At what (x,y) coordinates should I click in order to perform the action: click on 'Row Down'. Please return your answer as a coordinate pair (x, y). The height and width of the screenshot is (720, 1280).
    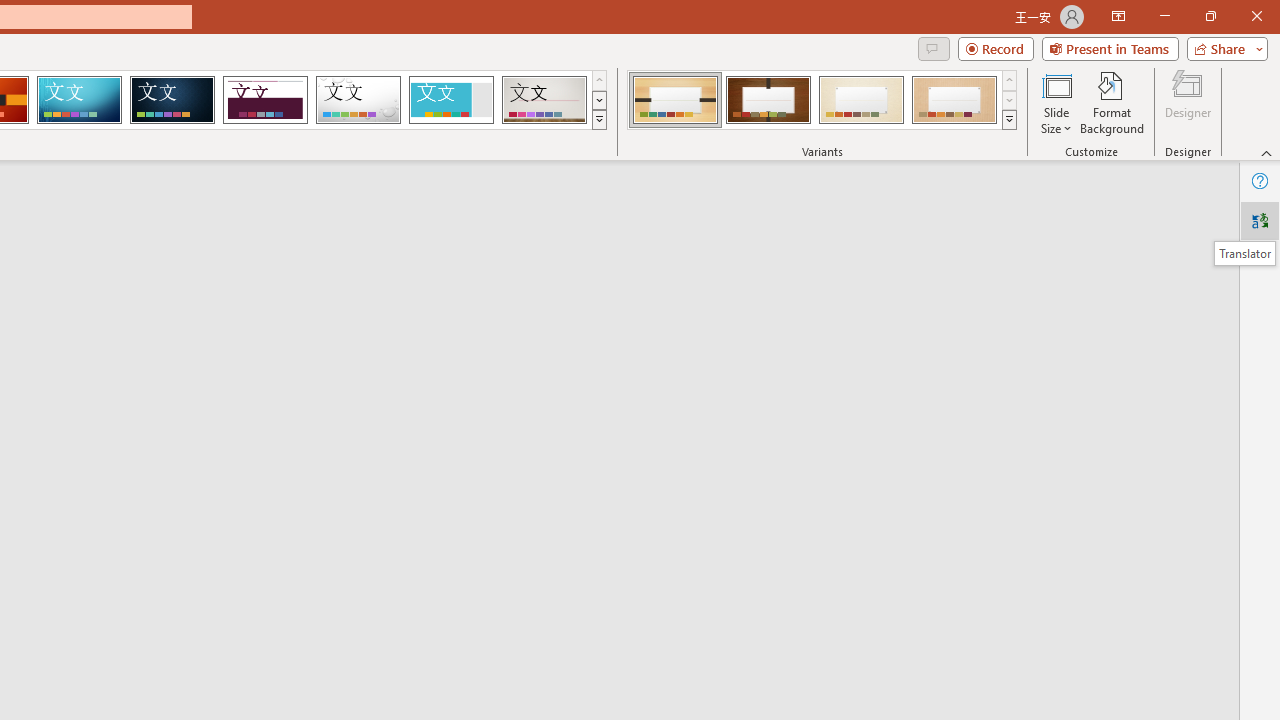
    Looking at the image, I should click on (1009, 100).